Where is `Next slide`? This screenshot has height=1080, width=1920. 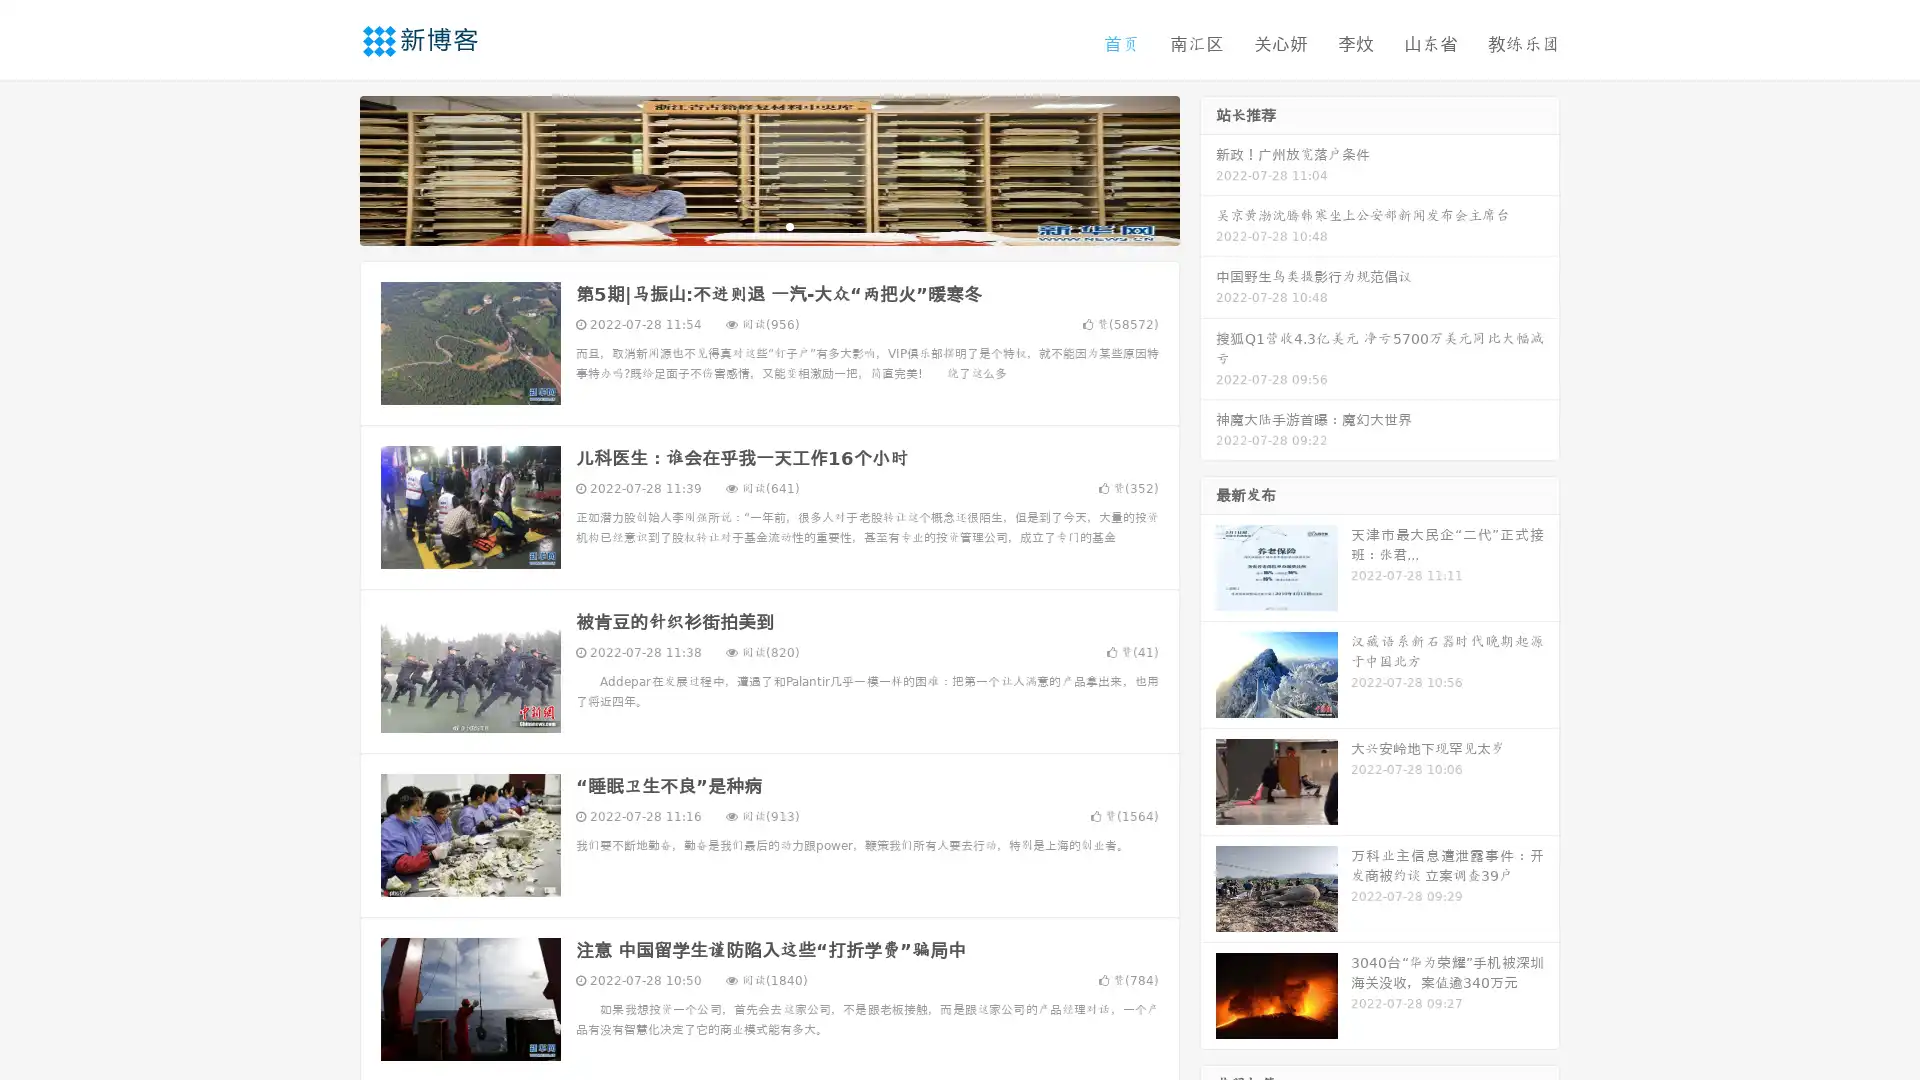
Next slide is located at coordinates (1208, 168).